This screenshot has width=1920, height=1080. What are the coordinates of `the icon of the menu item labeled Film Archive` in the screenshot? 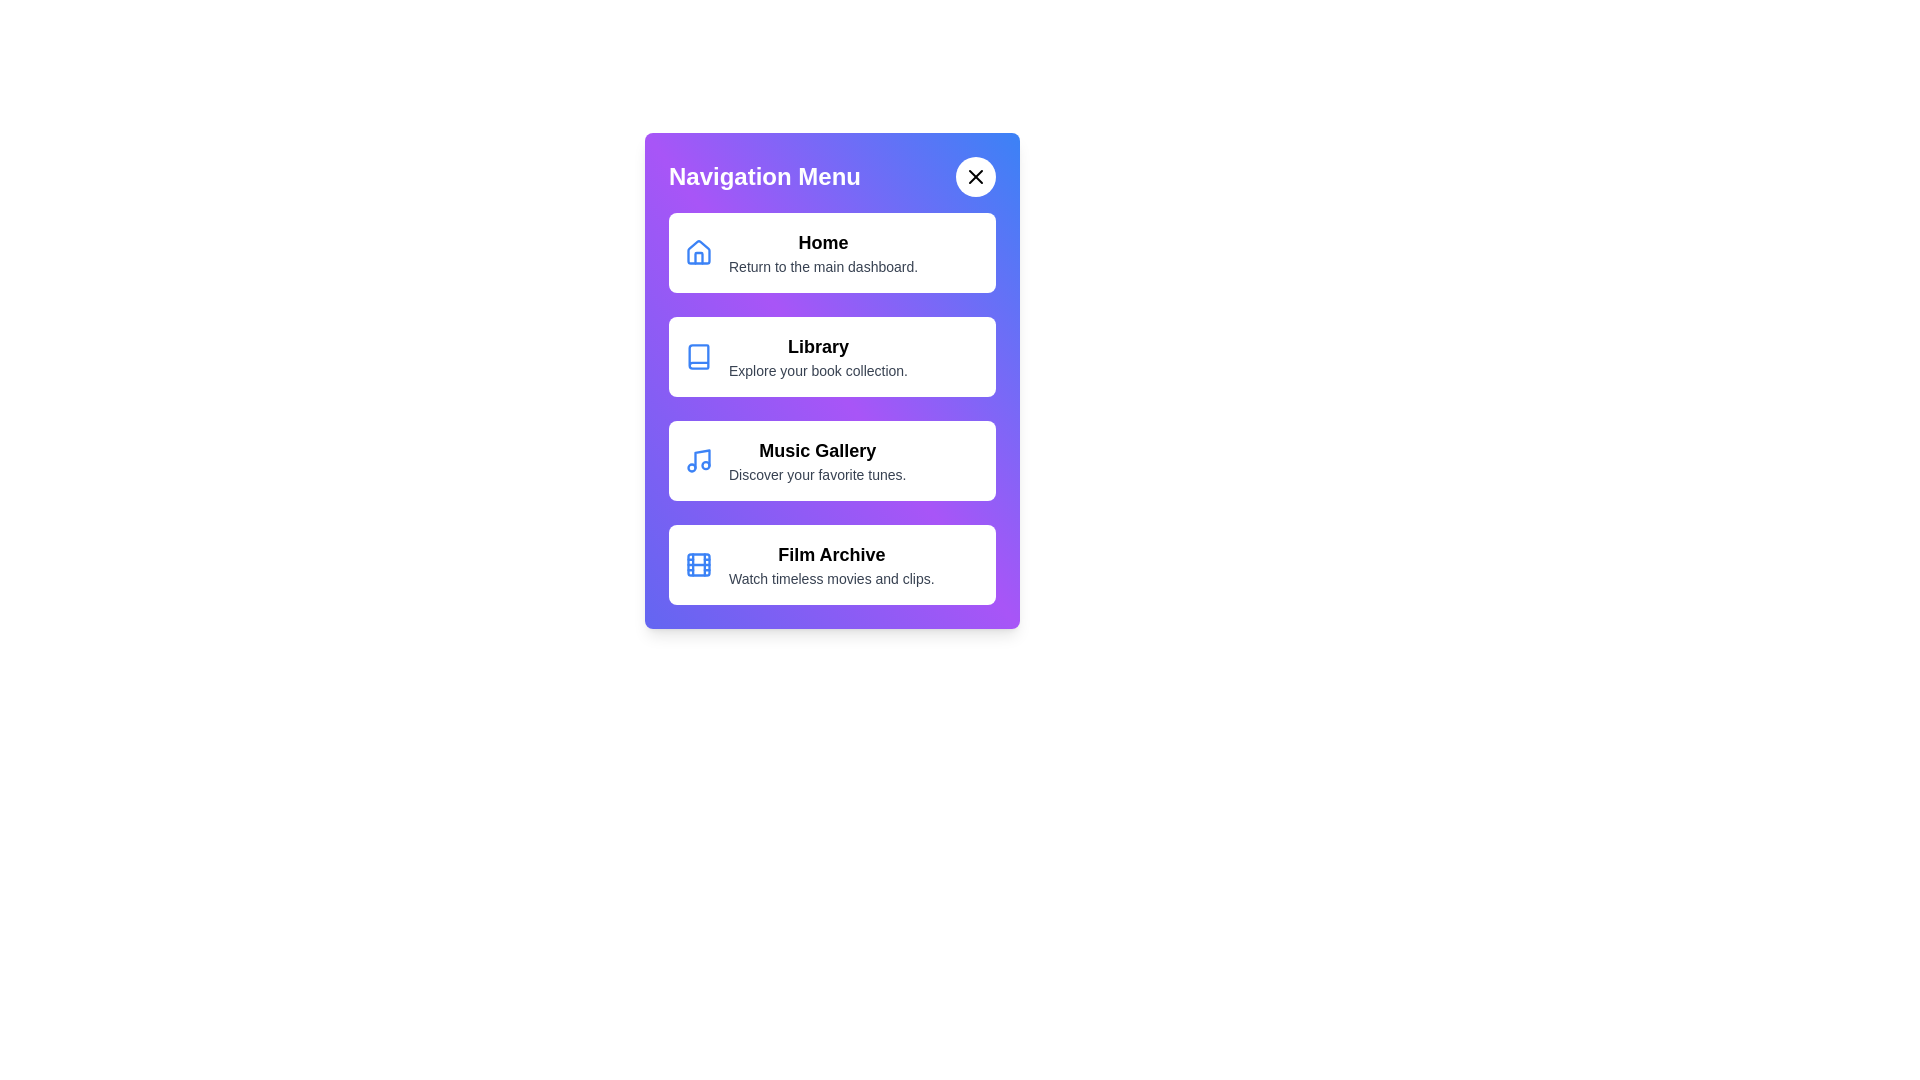 It's located at (699, 564).